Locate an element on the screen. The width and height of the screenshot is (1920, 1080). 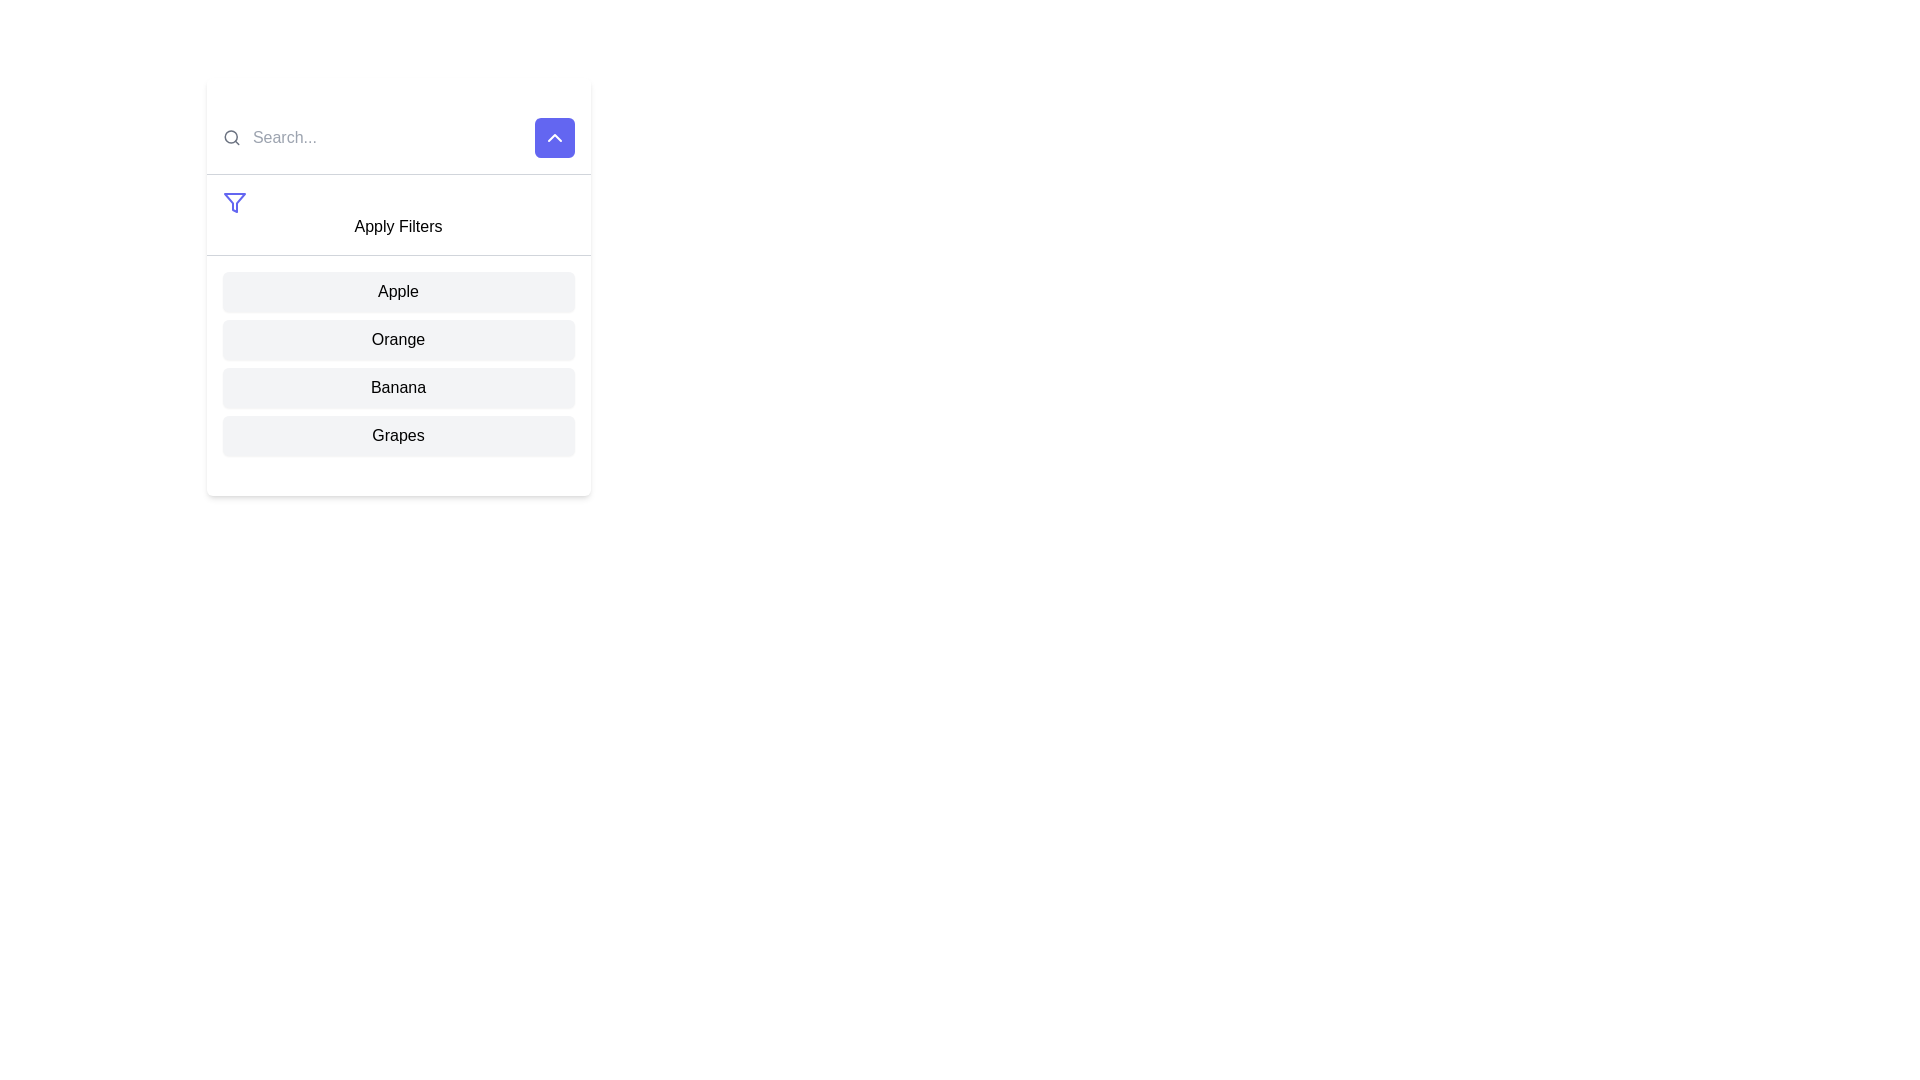
the search icon by clicking on the filled circle element that is part of the search icon located in the top left corner of the UI is located at coordinates (230, 136).